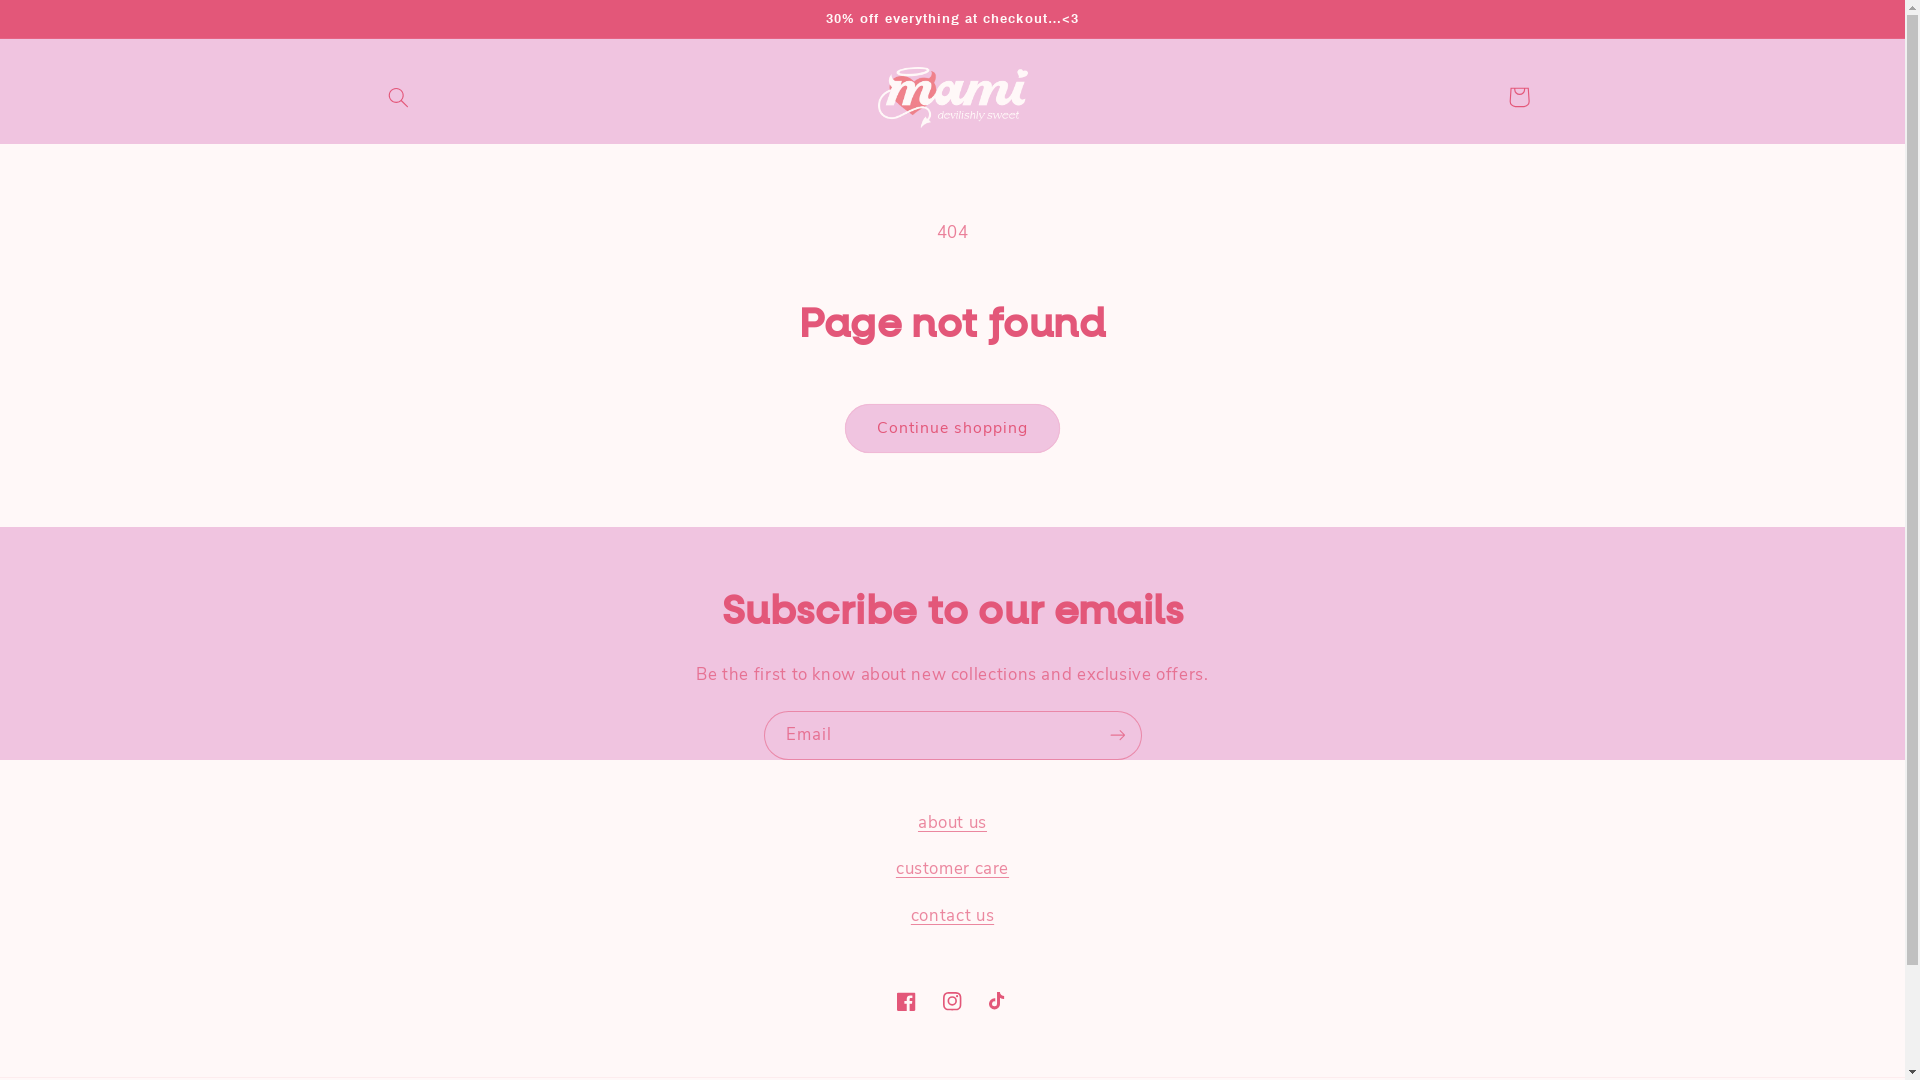 Image resolution: width=1920 pixels, height=1080 pixels. Describe the element at coordinates (951, 427) in the screenshot. I see `'Continue shopping'` at that location.